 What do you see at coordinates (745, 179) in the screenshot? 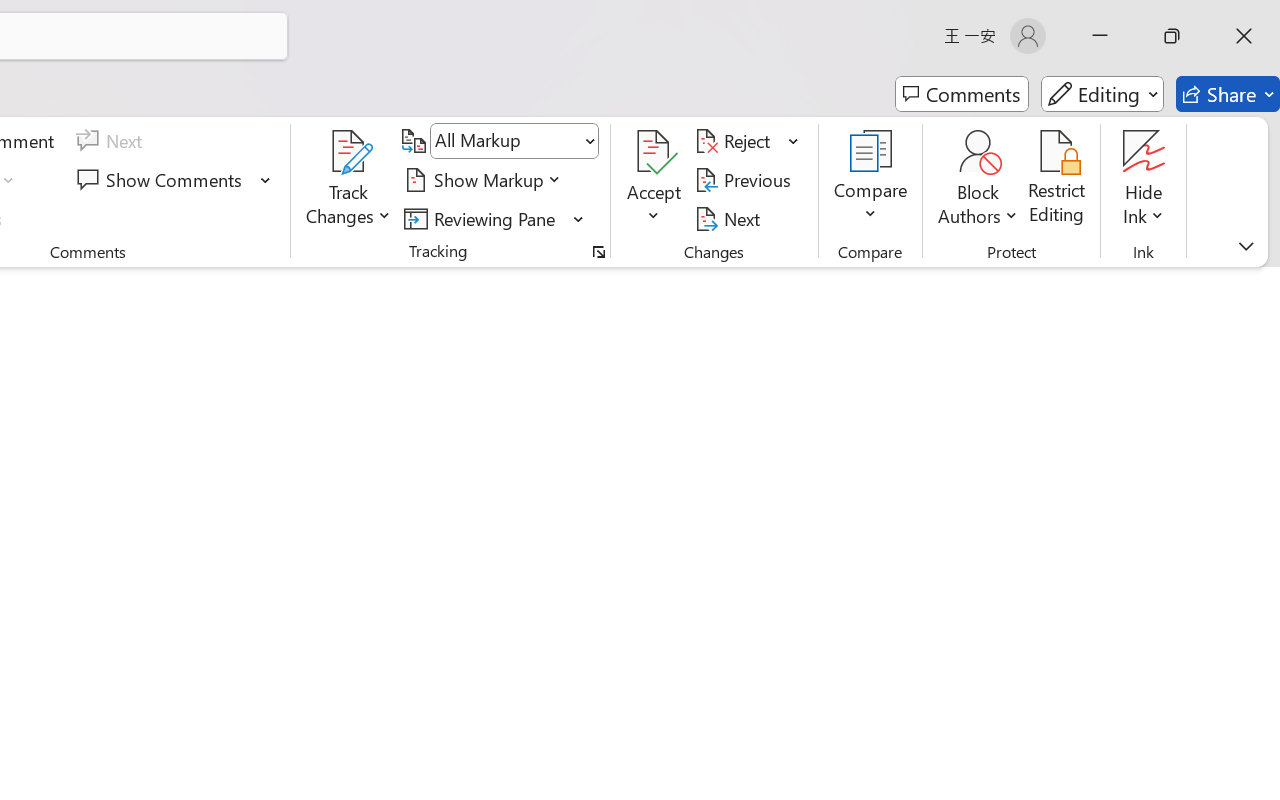
I see `'Previous'` at bounding box center [745, 179].